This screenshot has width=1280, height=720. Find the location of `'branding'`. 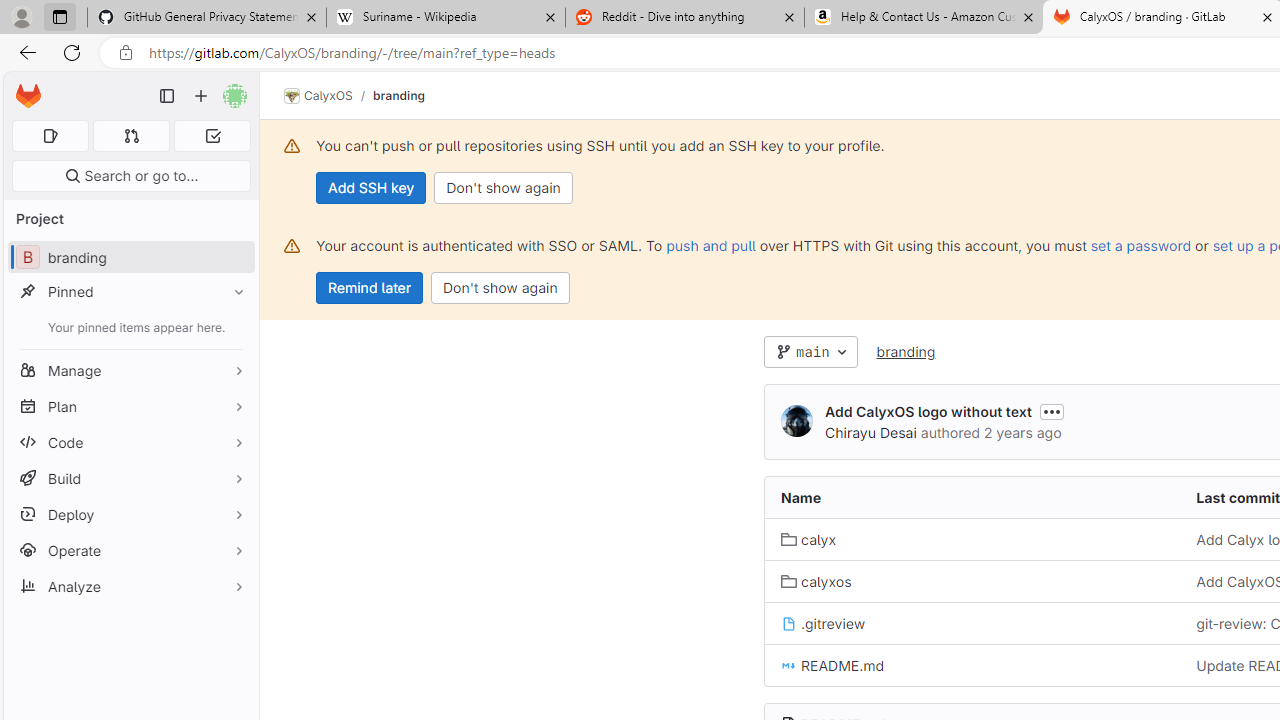

'branding' is located at coordinates (904, 350).